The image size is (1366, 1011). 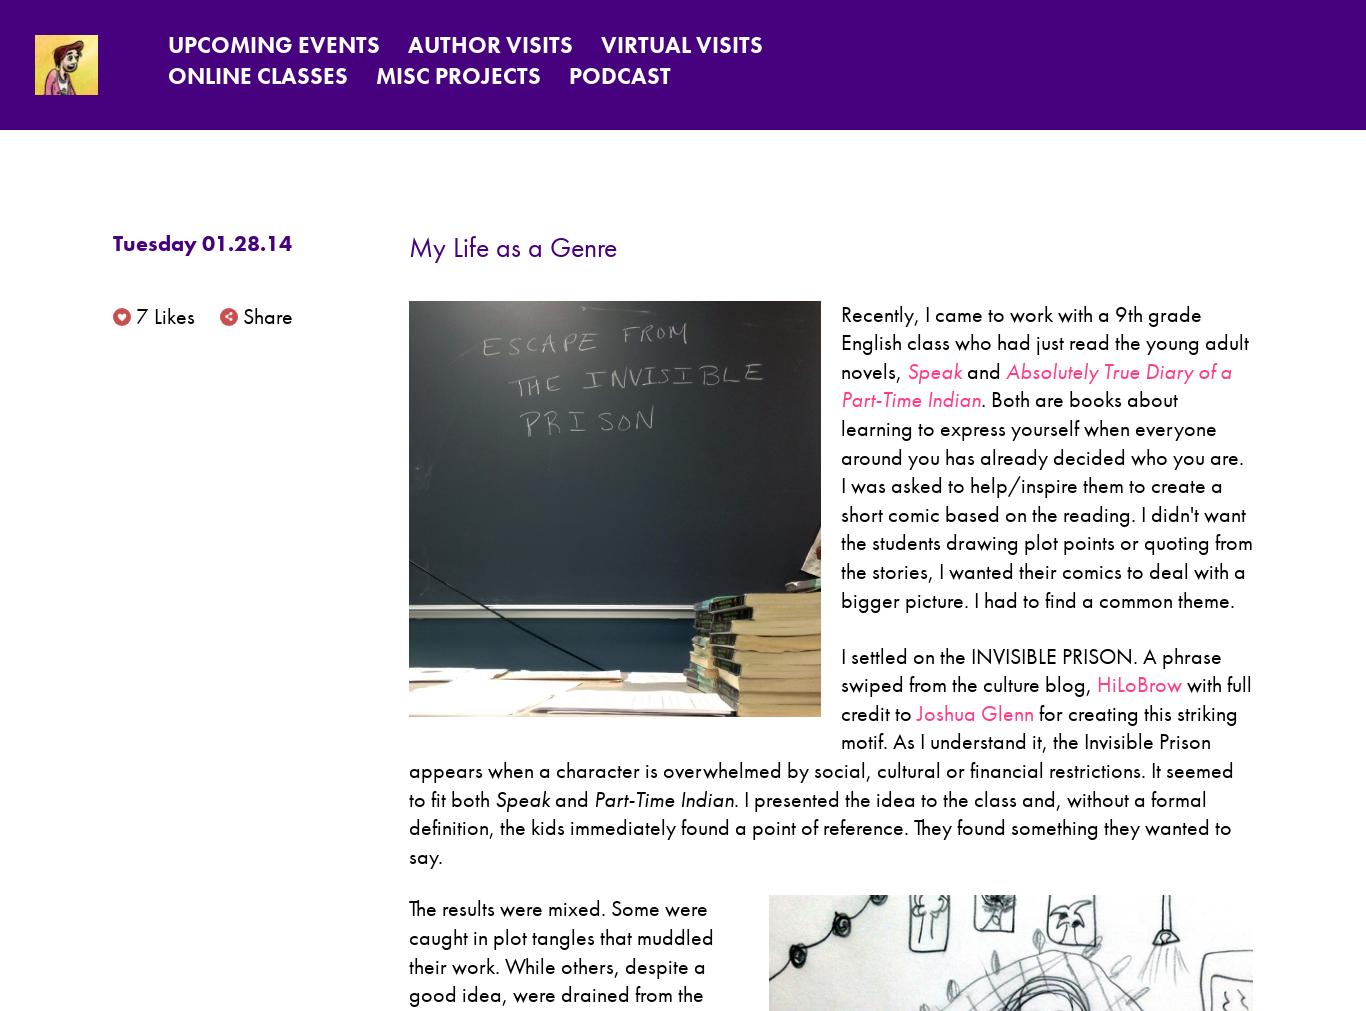 What do you see at coordinates (511, 247) in the screenshot?
I see `'My Life as a Genre'` at bounding box center [511, 247].